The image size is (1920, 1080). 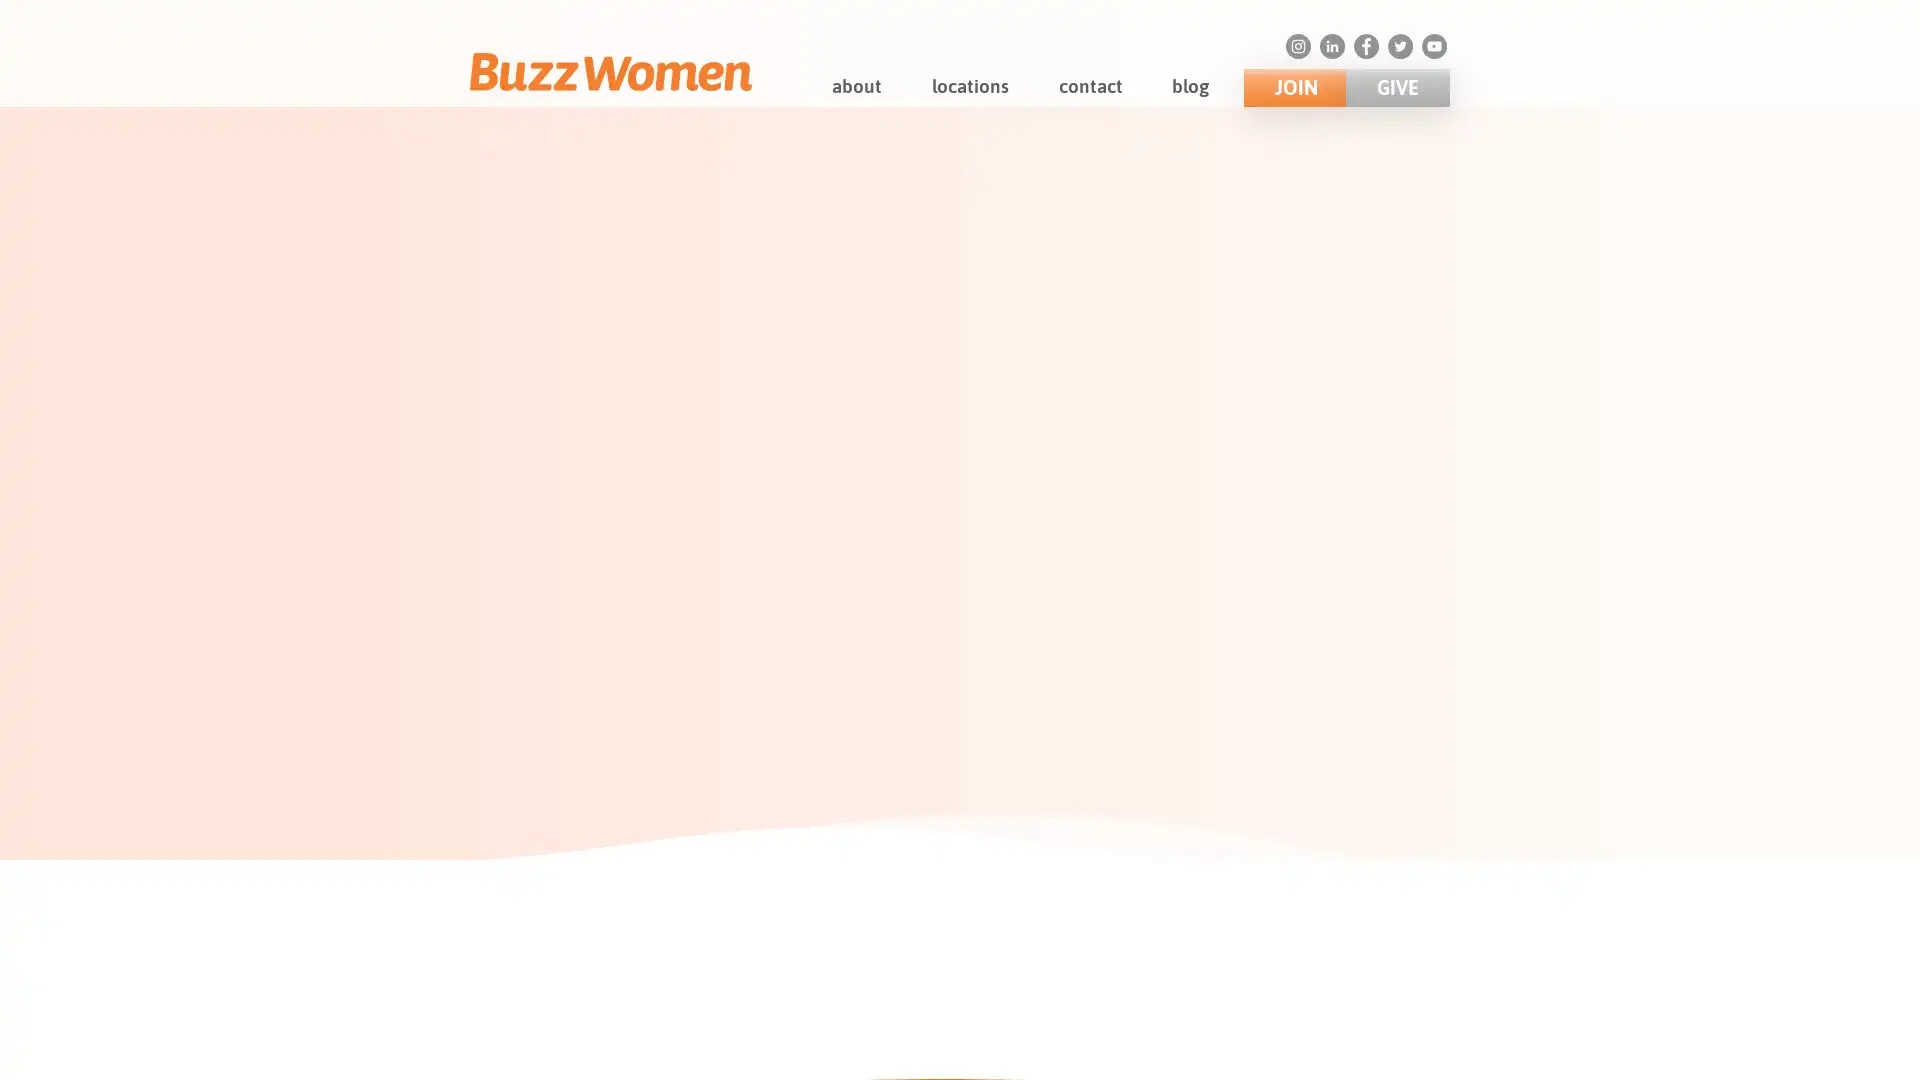 I want to click on Accept, so click(x=1833, y=1047).